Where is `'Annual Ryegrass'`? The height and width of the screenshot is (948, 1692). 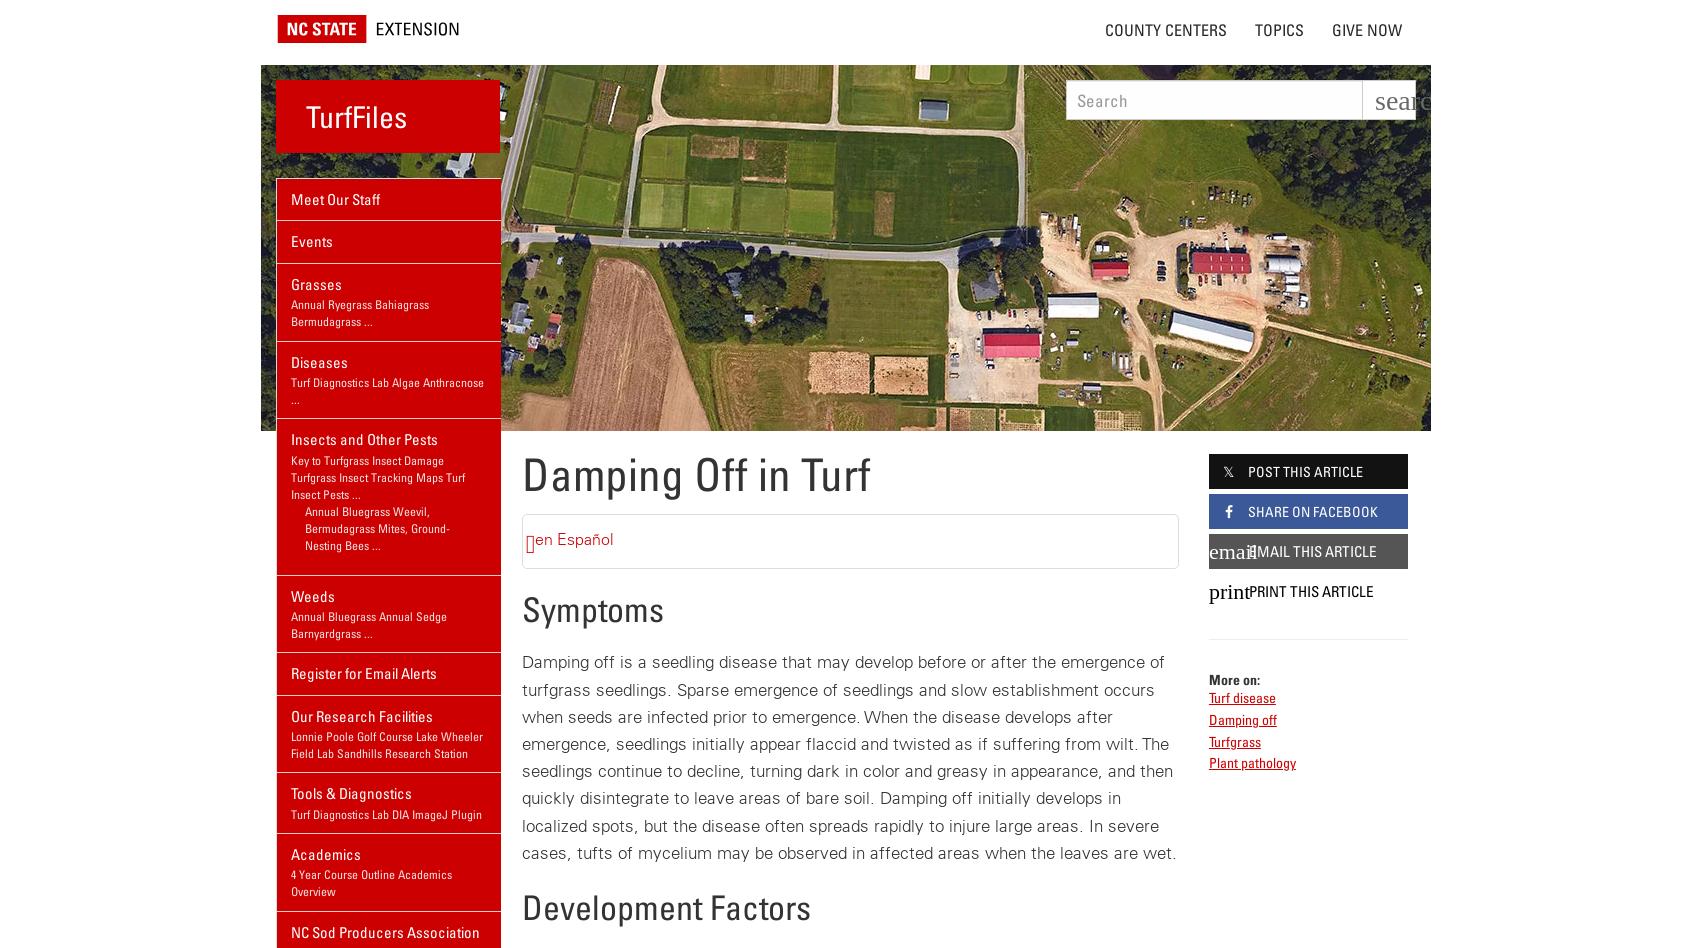
'Annual Ryegrass' is located at coordinates (290, 304).